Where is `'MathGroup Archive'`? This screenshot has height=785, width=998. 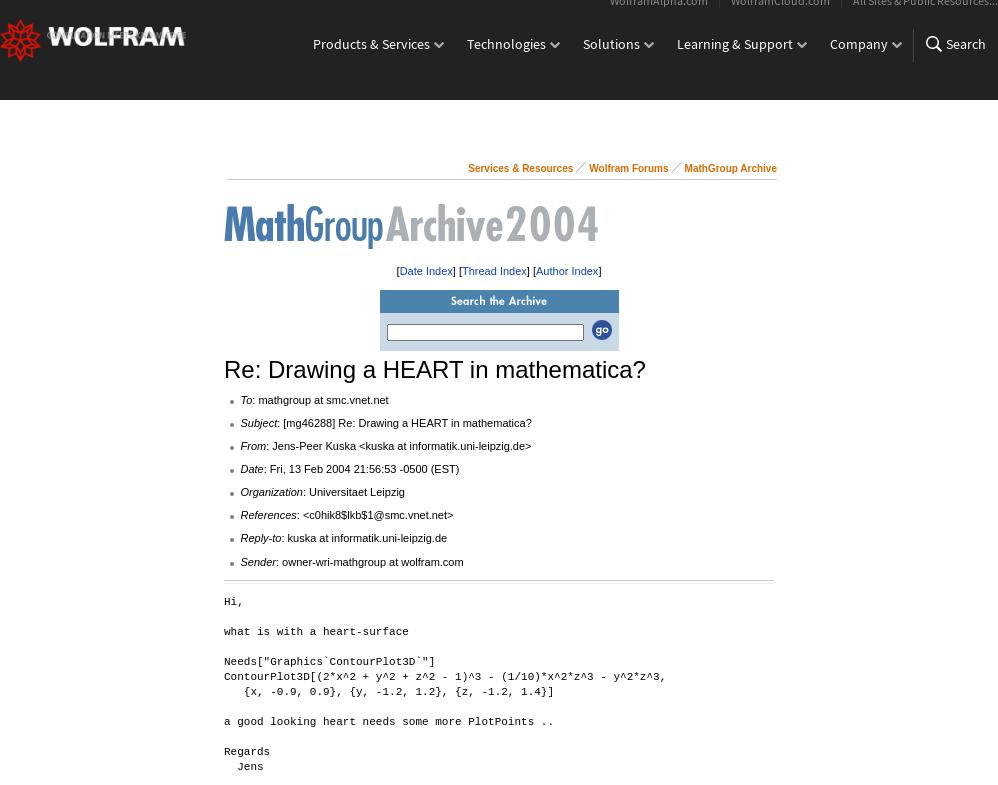 'MathGroup Archive' is located at coordinates (730, 167).